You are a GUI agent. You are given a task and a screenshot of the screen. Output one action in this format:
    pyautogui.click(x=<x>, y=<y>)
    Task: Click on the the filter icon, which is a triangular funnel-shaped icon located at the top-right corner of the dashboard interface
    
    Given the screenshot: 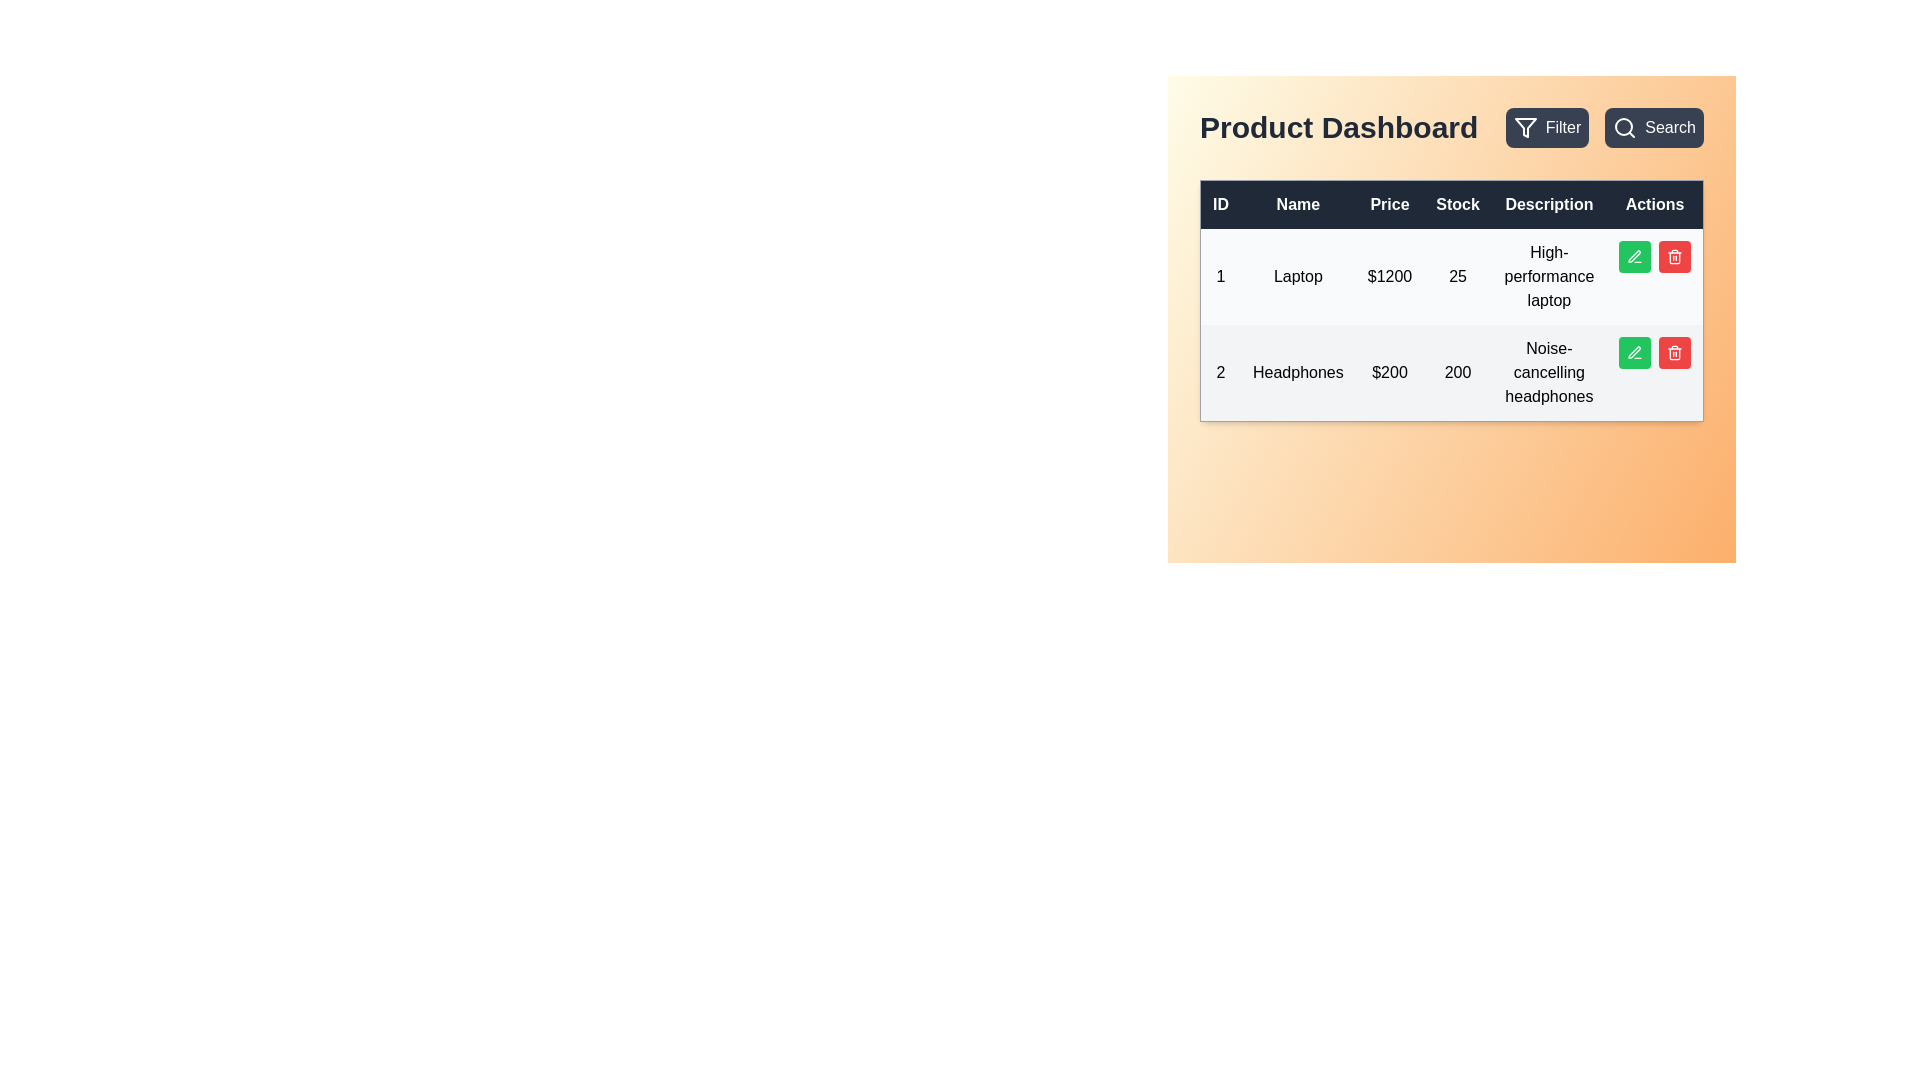 What is the action you would take?
    pyautogui.click(x=1524, y=127)
    